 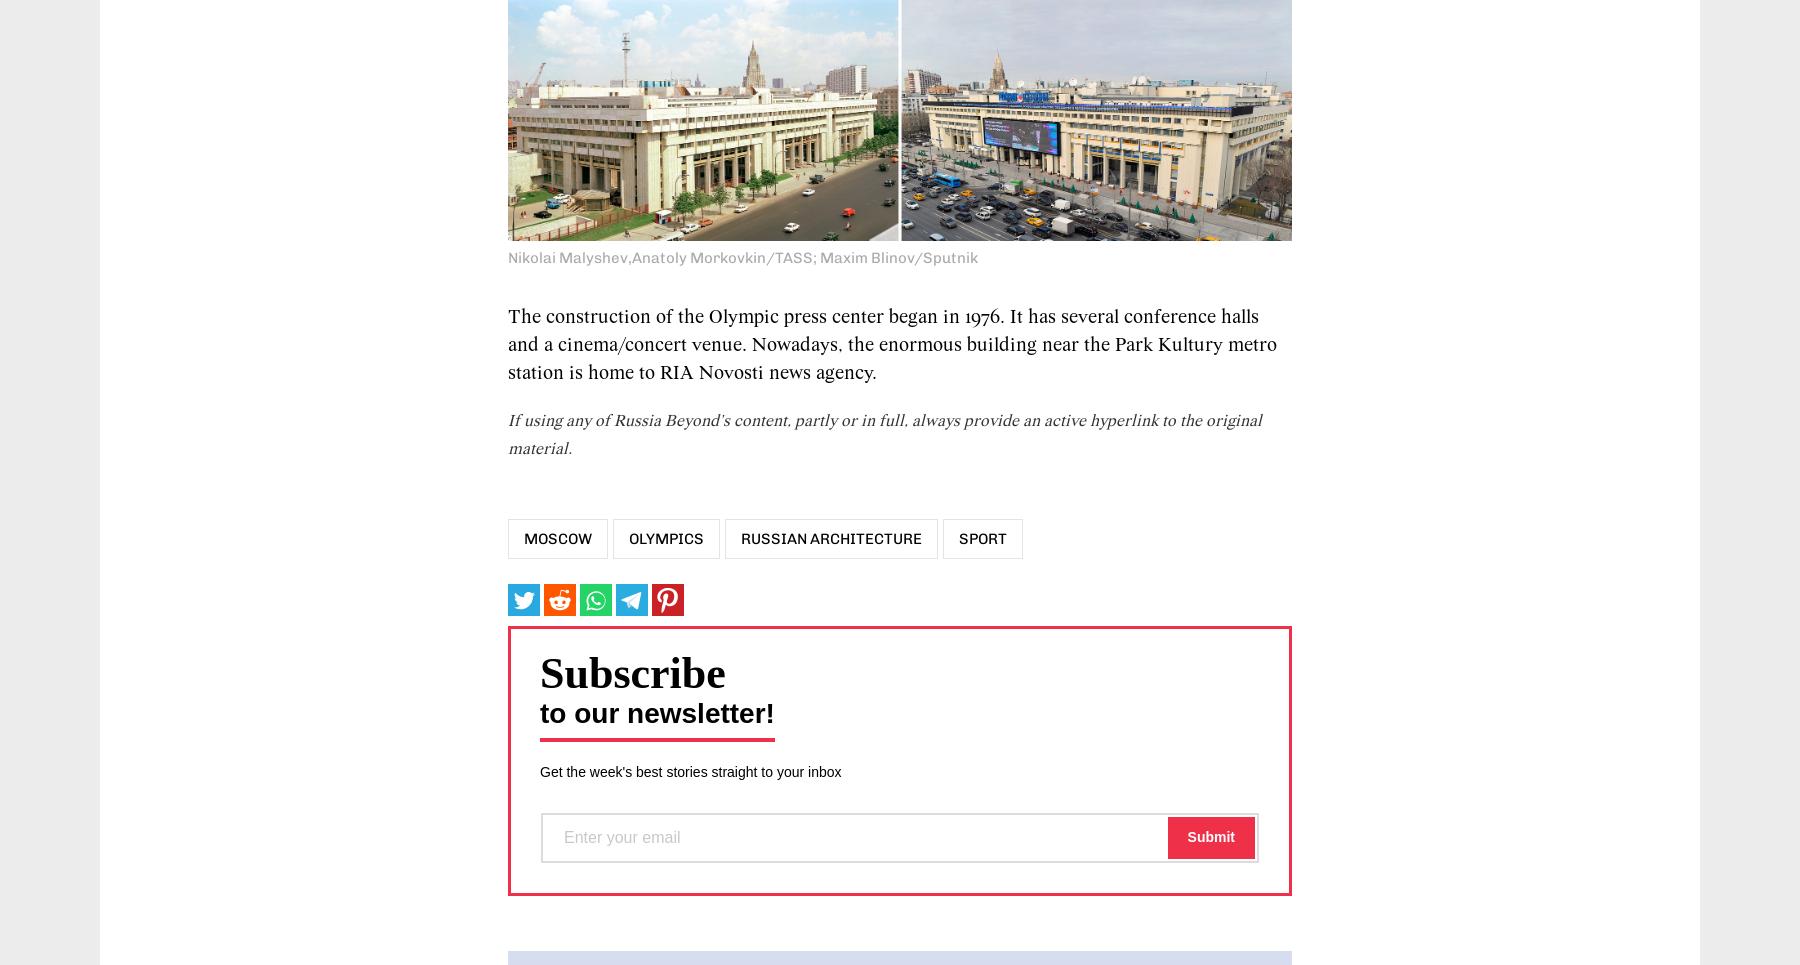 What do you see at coordinates (522, 536) in the screenshot?
I see `'Moscow'` at bounding box center [522, 536].